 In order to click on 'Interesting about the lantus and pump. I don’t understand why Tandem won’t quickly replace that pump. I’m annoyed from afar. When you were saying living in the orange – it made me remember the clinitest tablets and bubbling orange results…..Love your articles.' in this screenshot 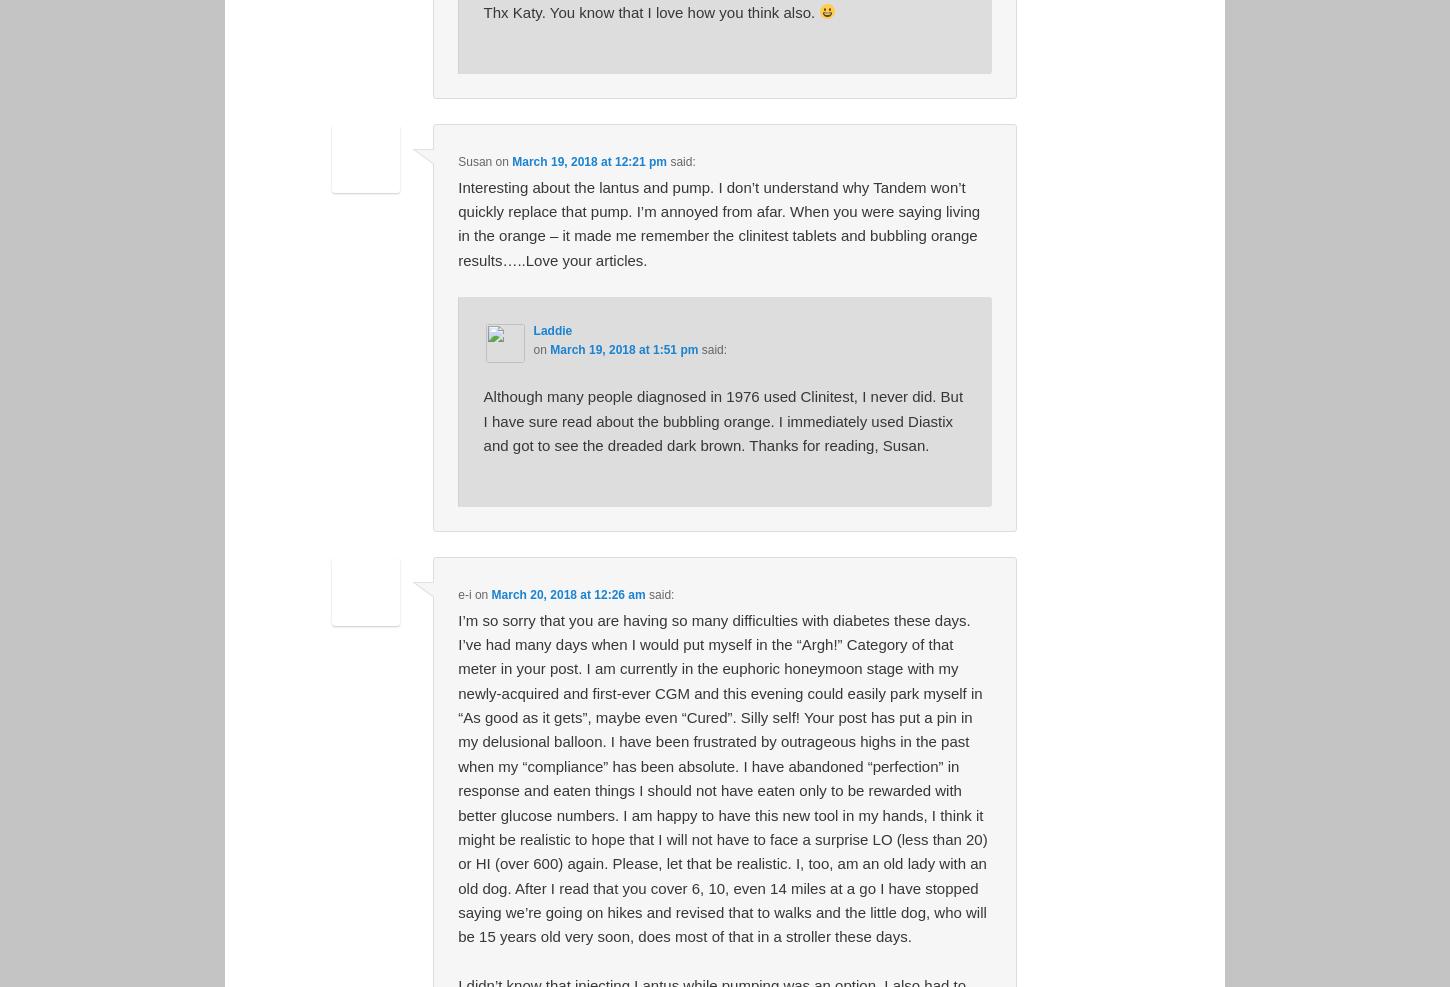, I will do `click(718, 222)`.